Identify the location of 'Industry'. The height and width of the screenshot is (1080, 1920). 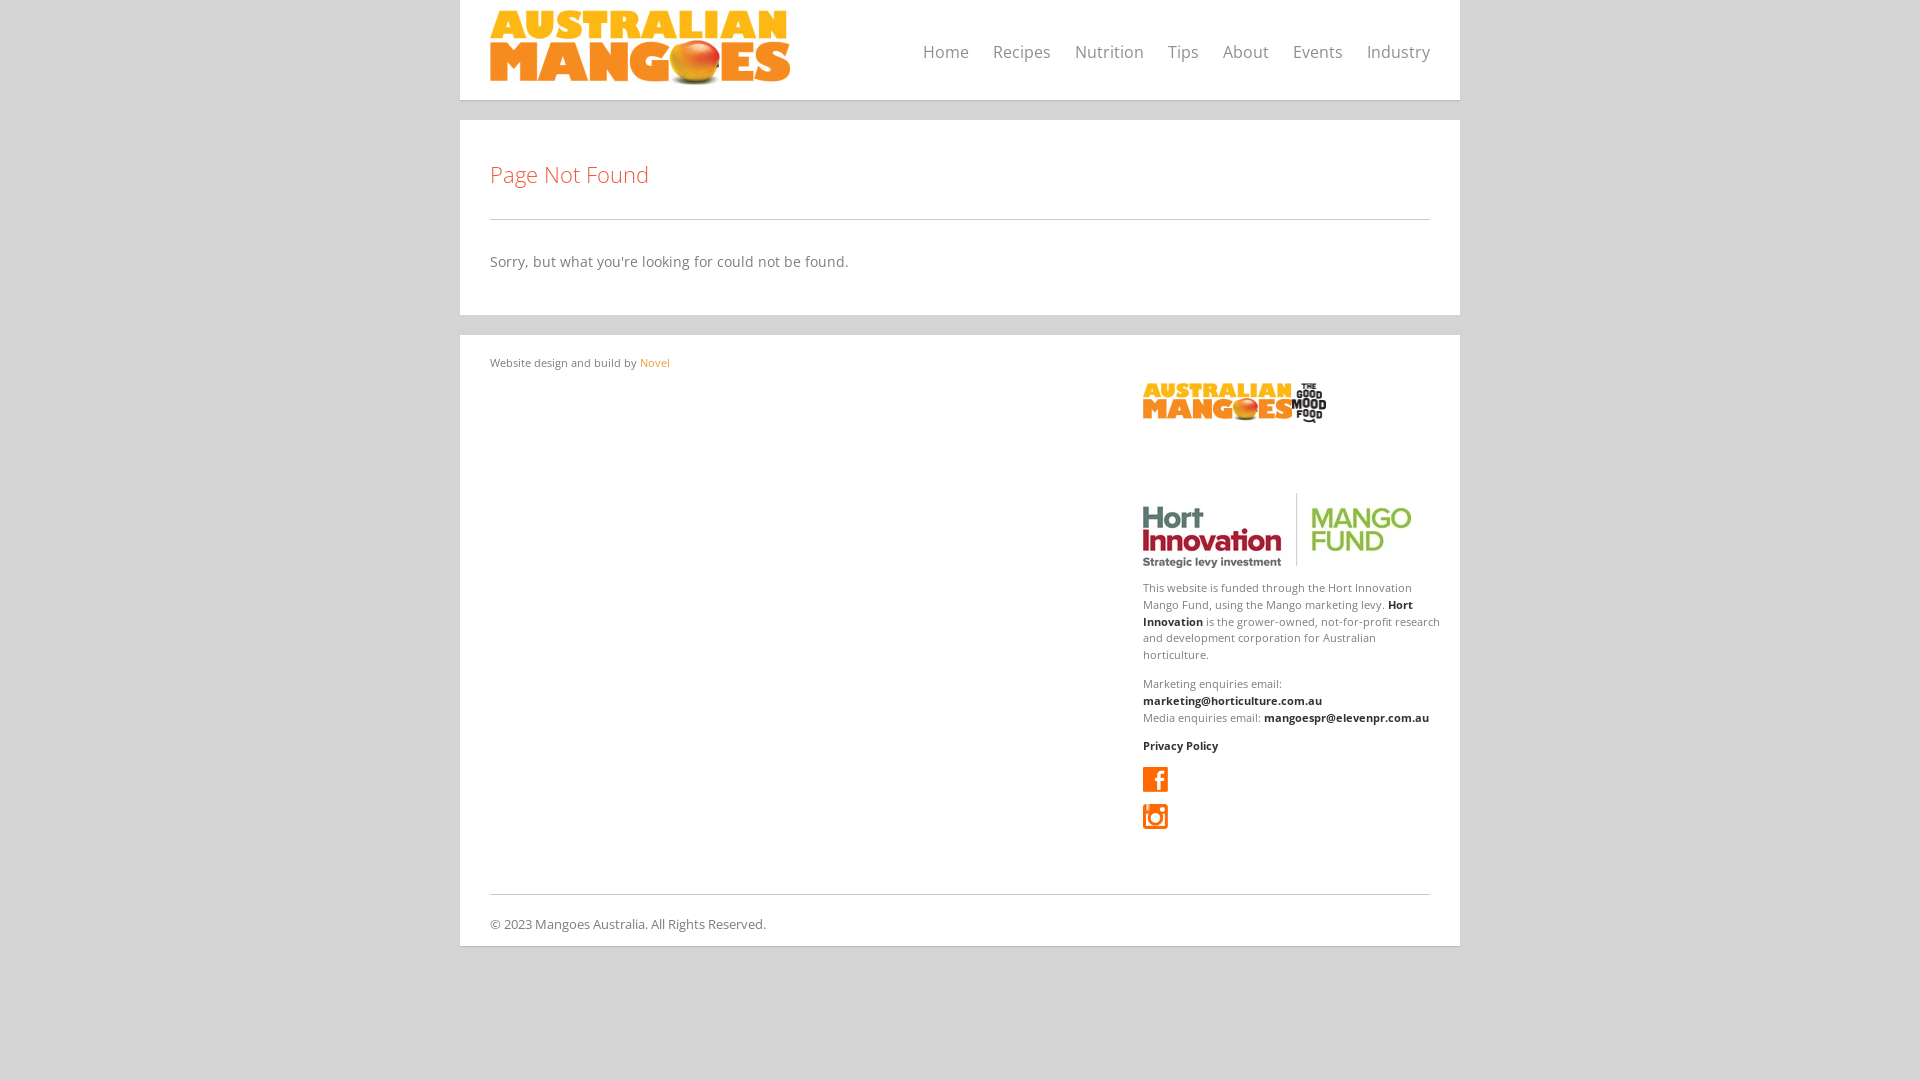
(1366, 51).